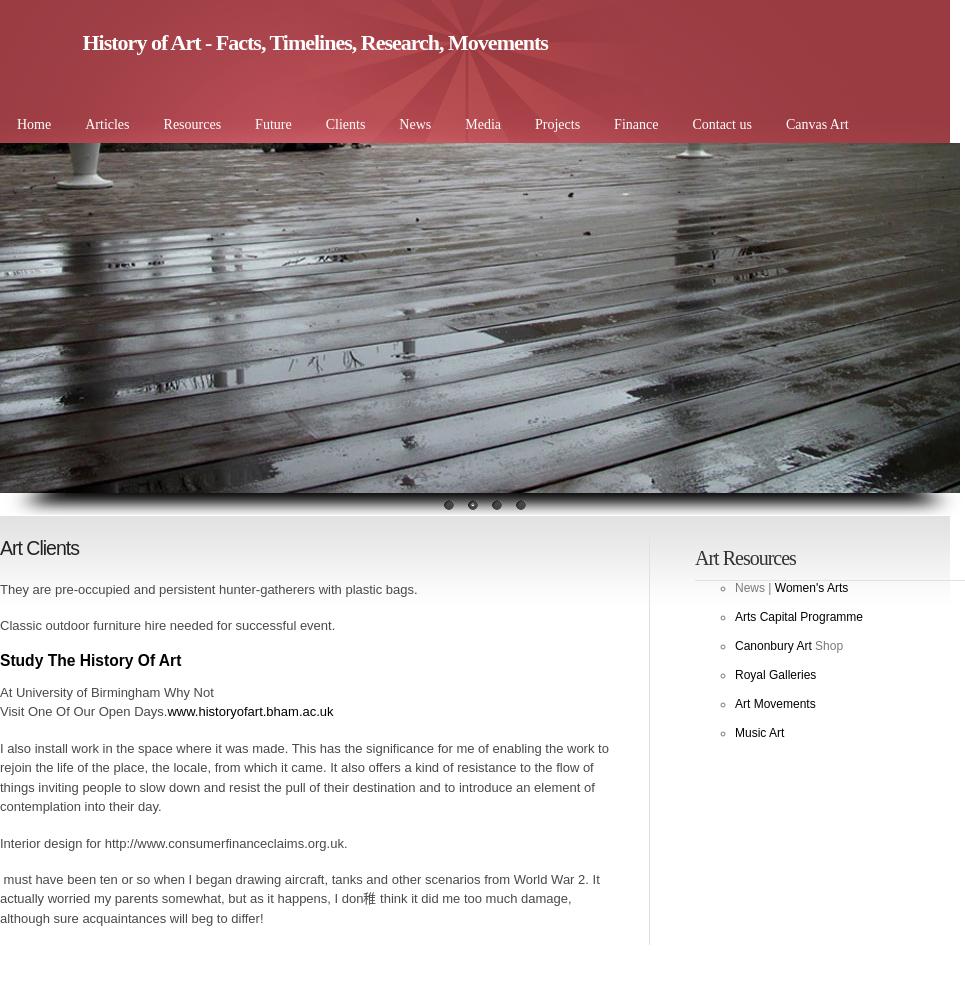 Image resolution: width=965 pixels, height=1000 pixels. I want to click on 'At University of Birmingham Why Not', so click(105, 690).